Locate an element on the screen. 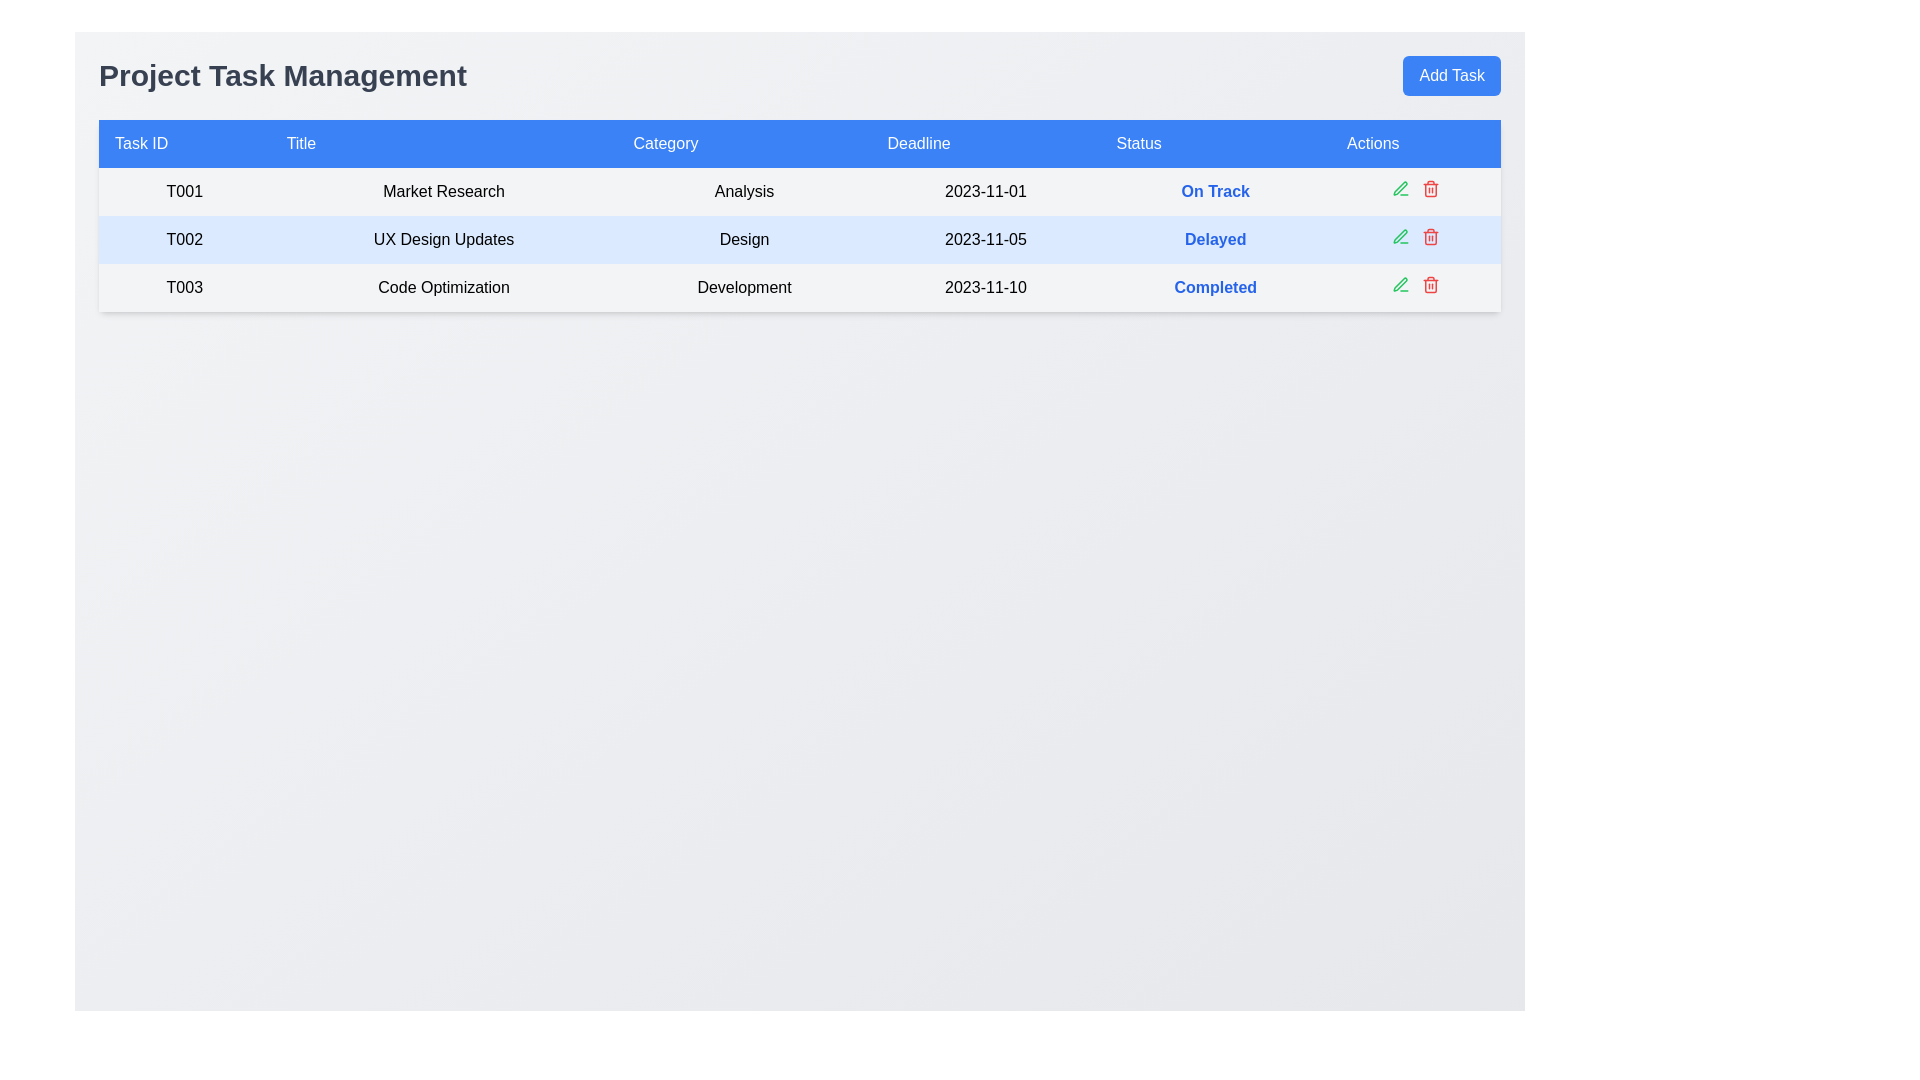 Image resolution: width=1920 pixels, height=1080 pixels. the green icon button in the Actions column of the table is located at coordinates (1400, 235).